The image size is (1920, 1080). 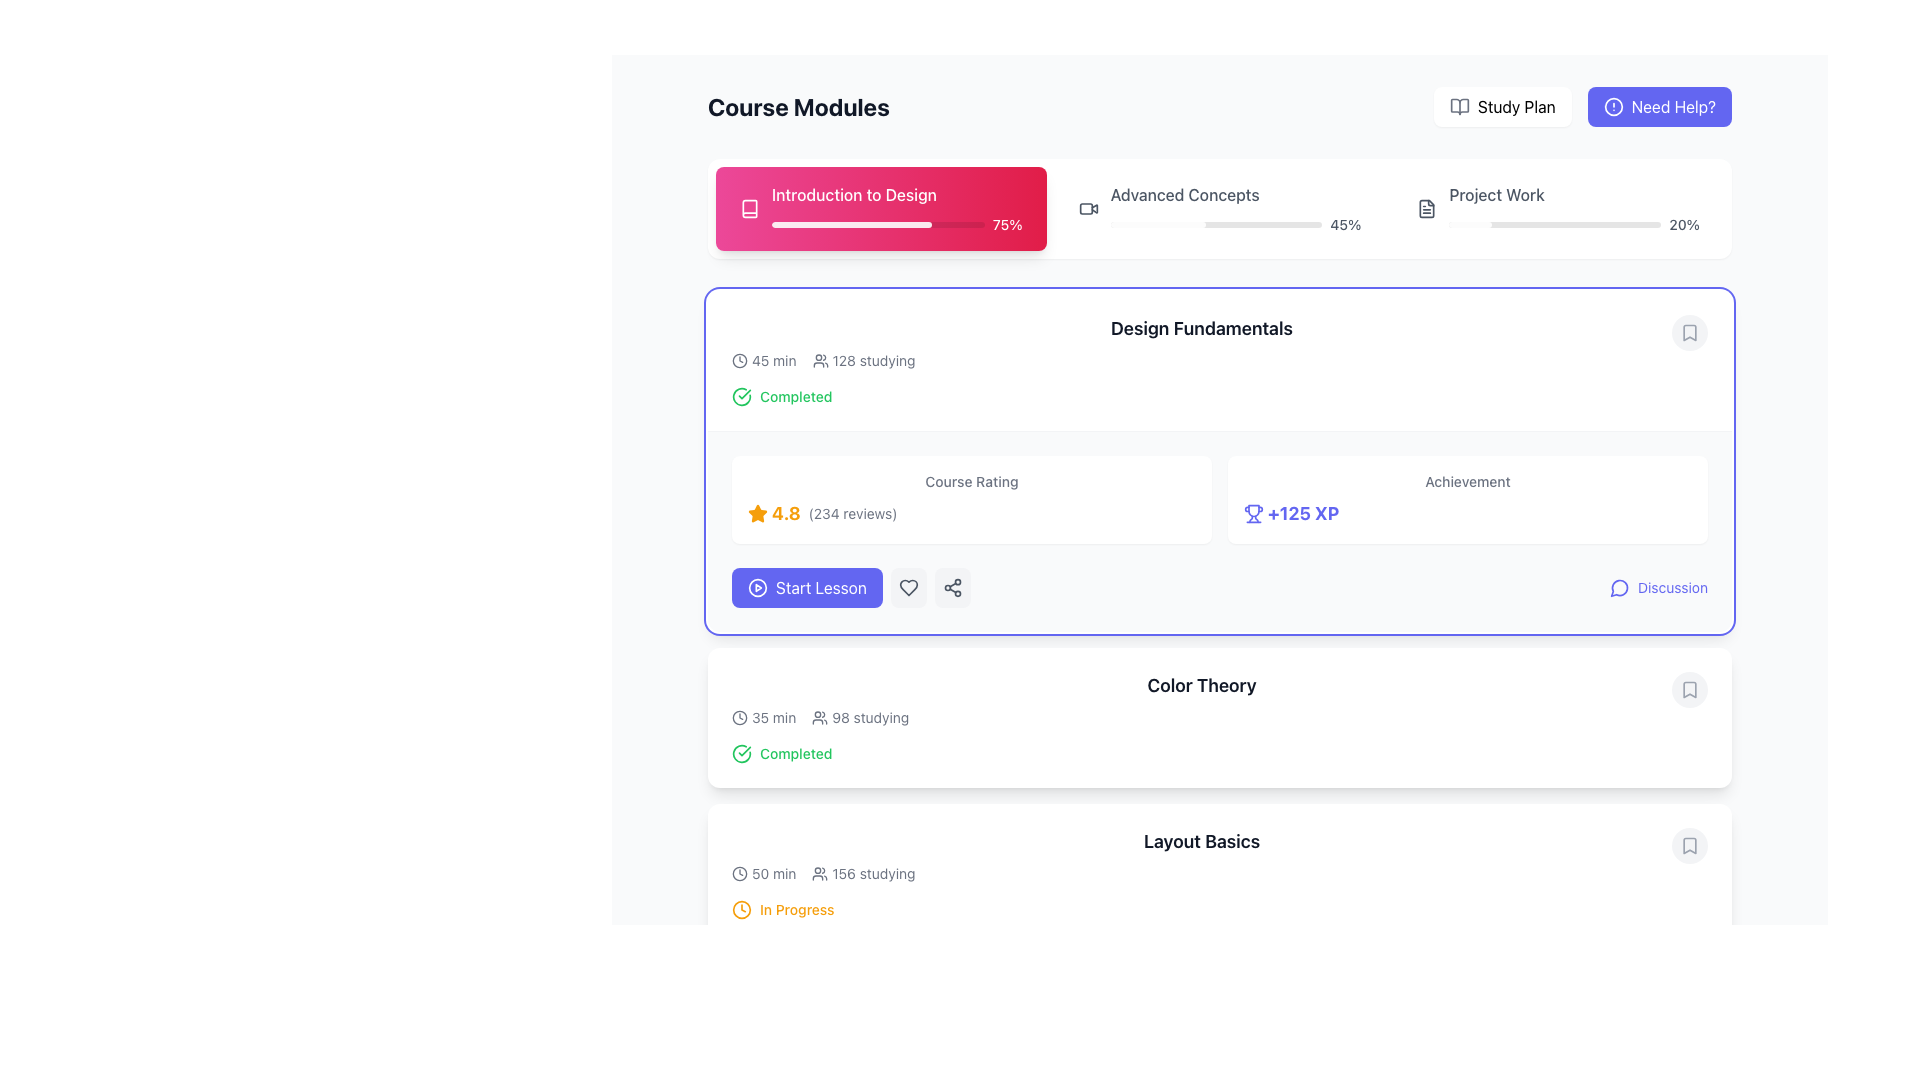 I want to click on the text label with the clock icon displaying '50 min', so click(x=763, y=873).